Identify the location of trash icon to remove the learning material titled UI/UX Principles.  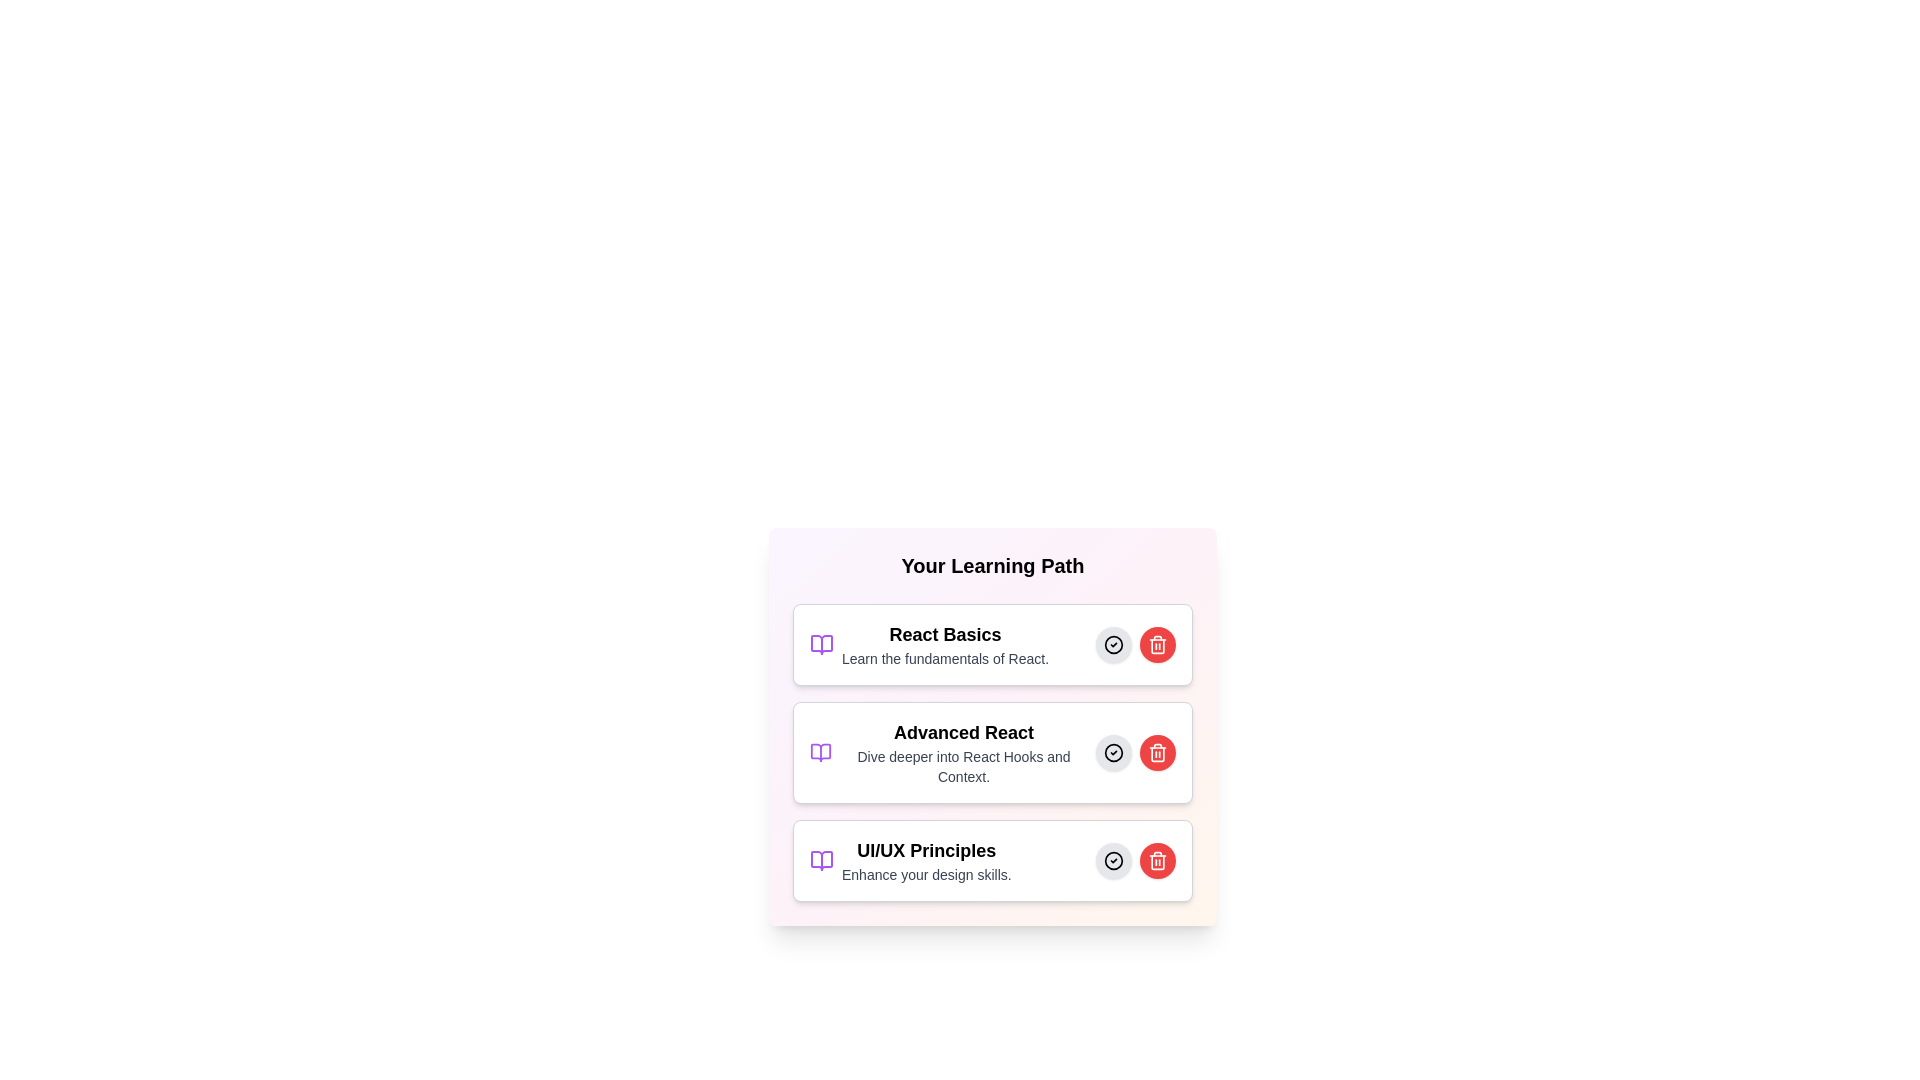
(1157, 859).